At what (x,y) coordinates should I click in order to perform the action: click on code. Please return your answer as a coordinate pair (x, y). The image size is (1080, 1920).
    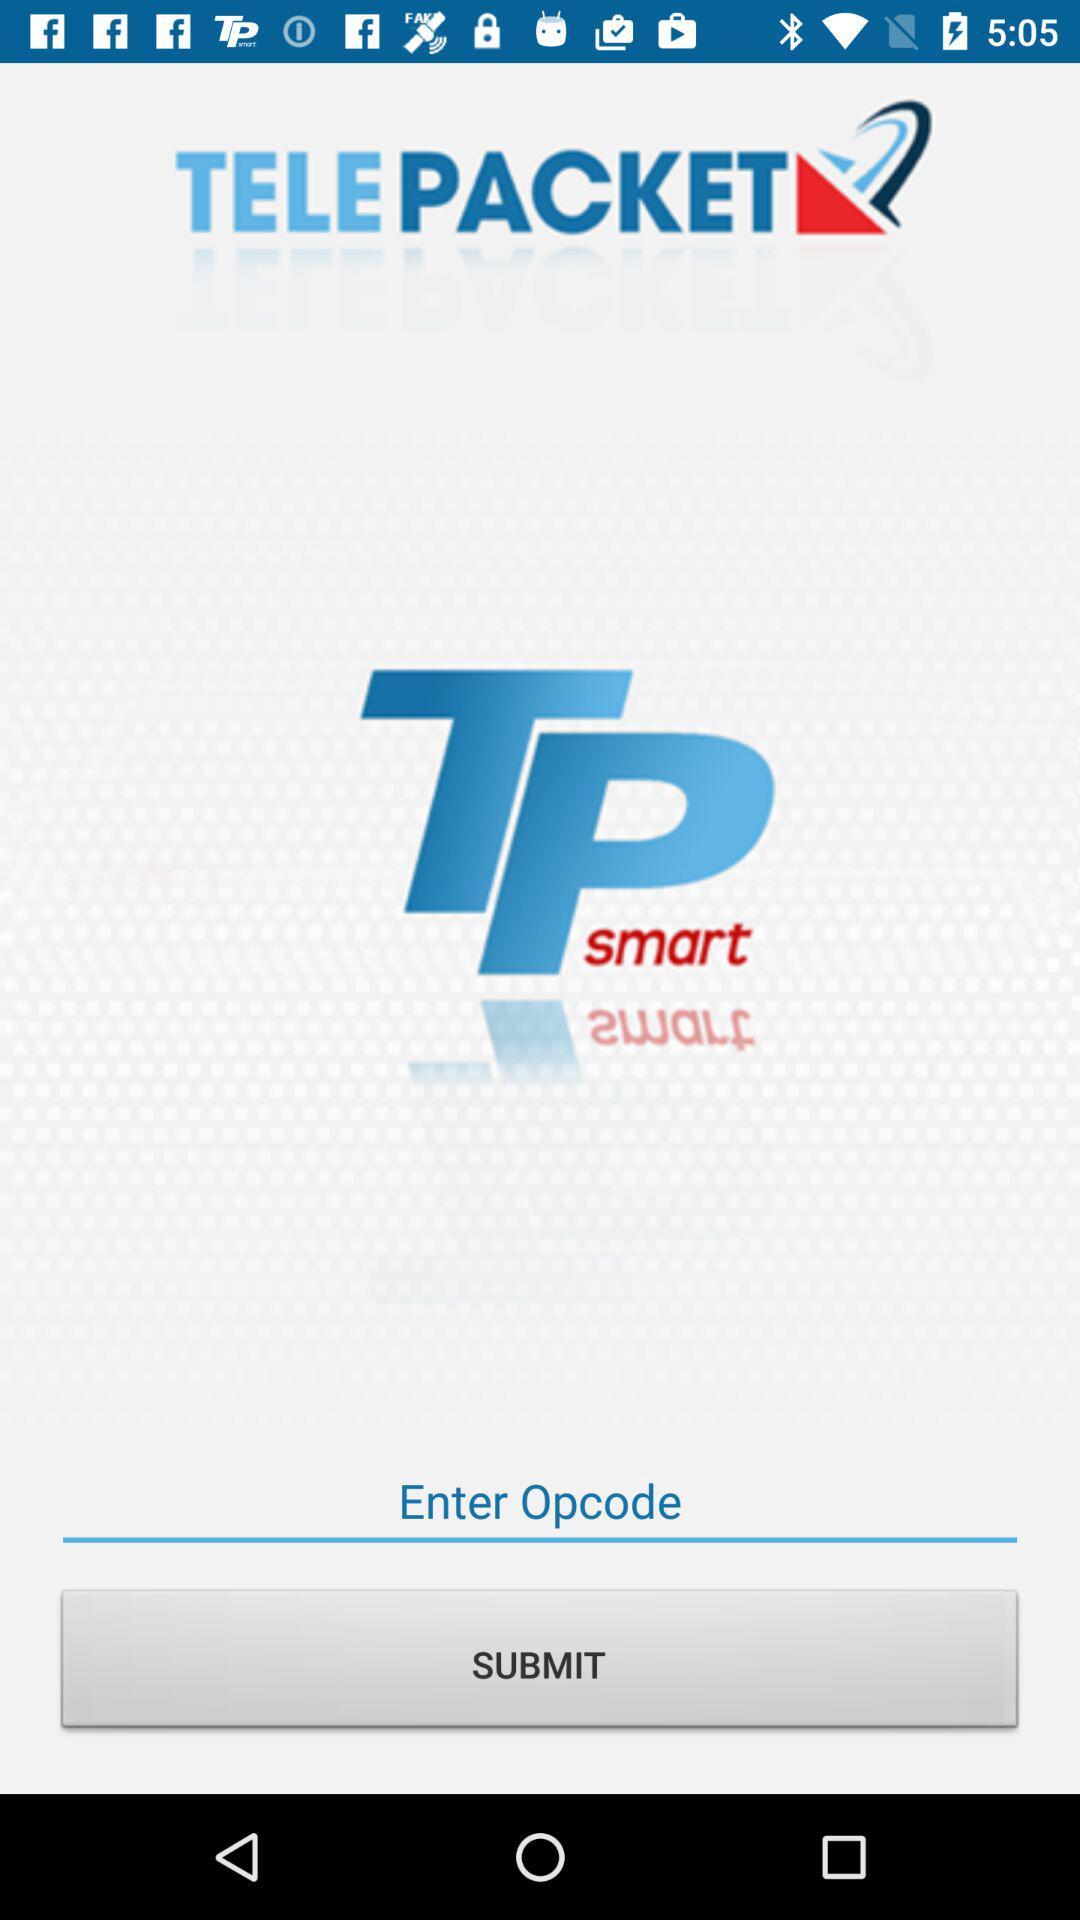
    Looking at the image, I should click on (540, 1501).